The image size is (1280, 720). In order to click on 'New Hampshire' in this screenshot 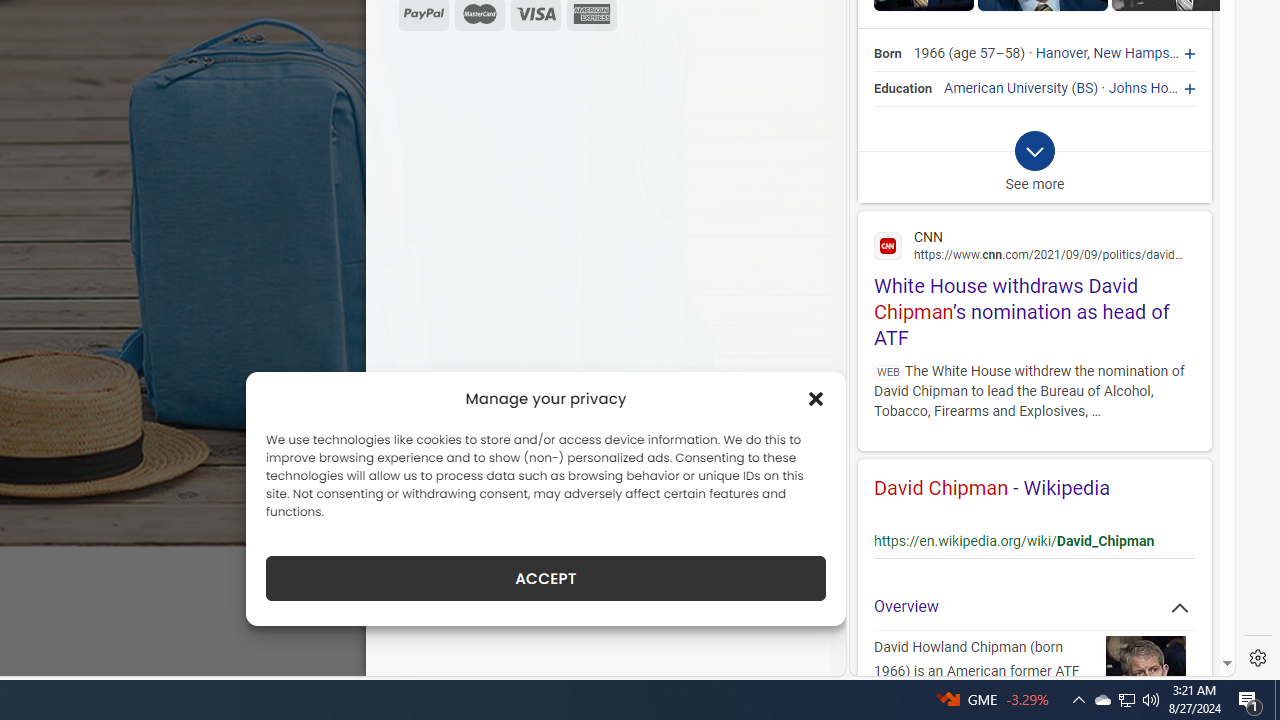, I will do `click(1143, 53)`.